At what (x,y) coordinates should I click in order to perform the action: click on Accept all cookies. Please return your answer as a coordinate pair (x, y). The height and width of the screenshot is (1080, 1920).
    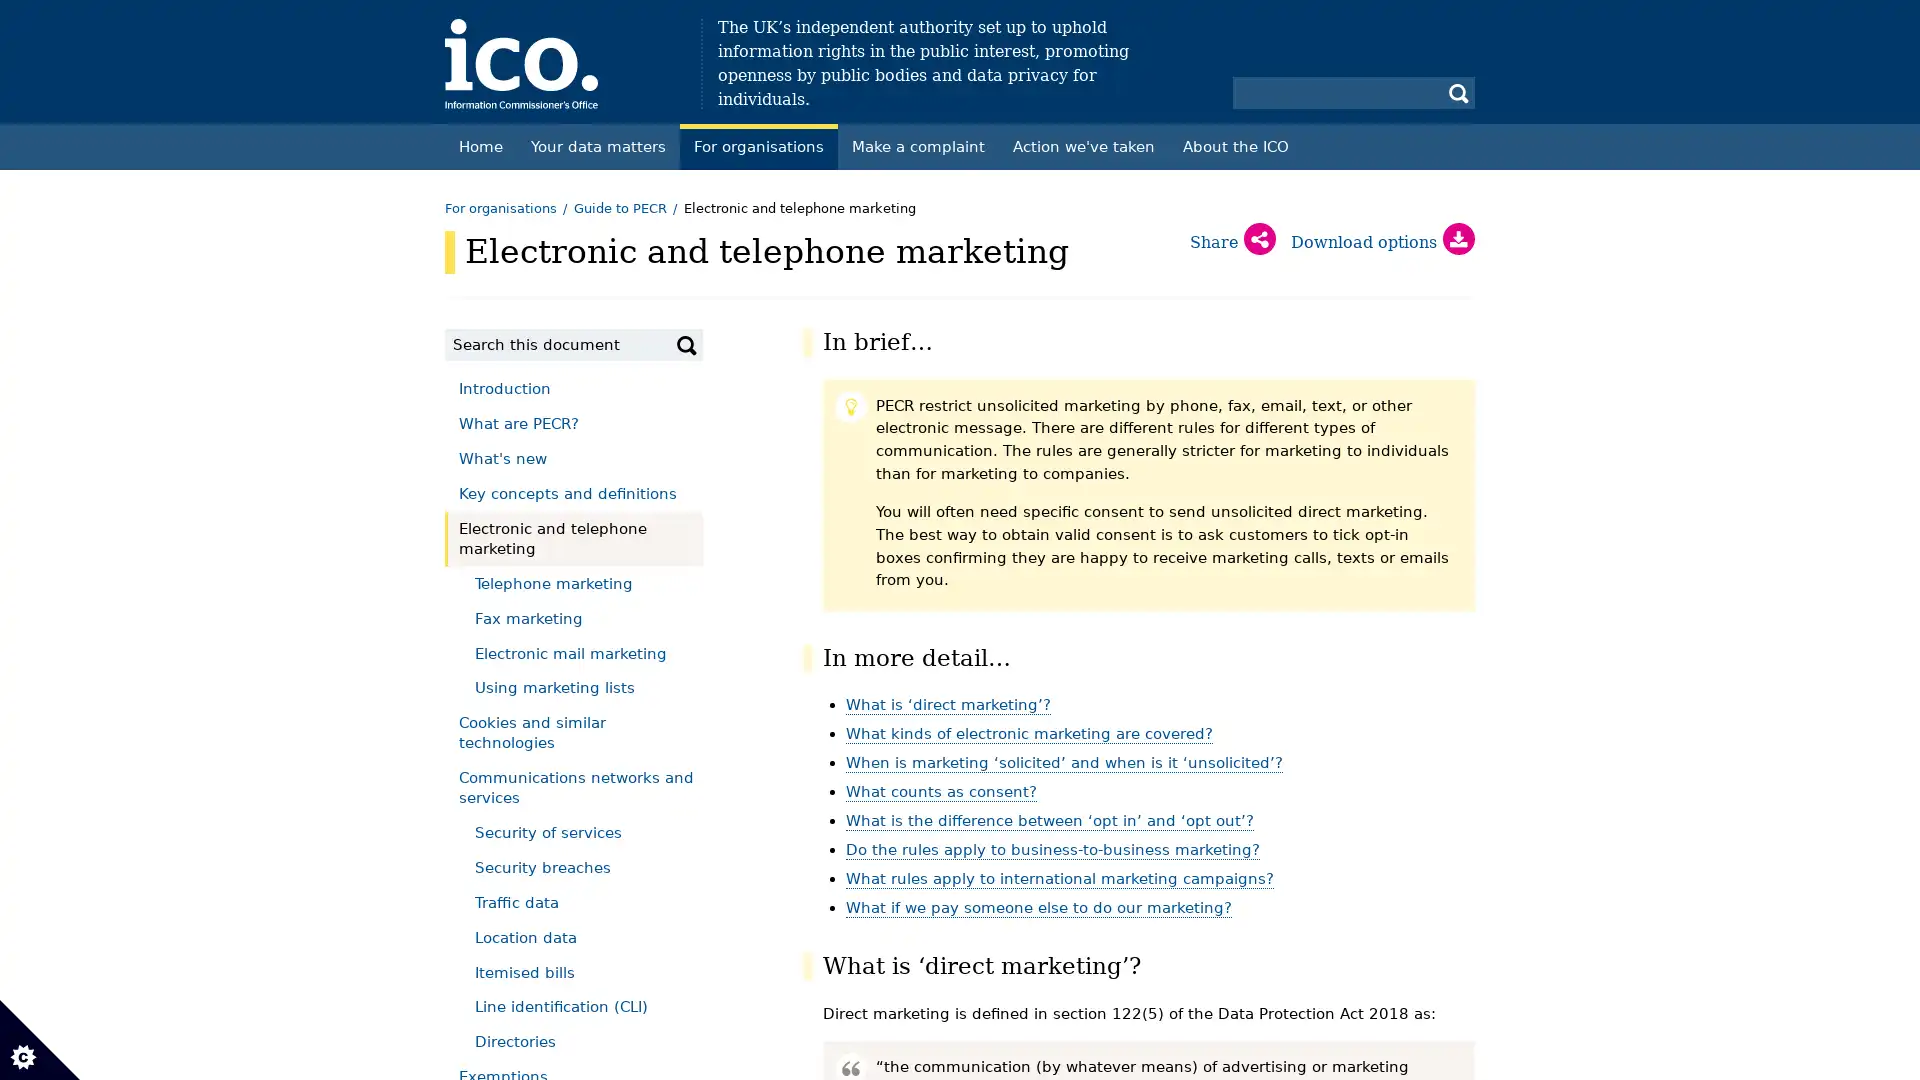
    Looking at the image, I should click on (131, 260).